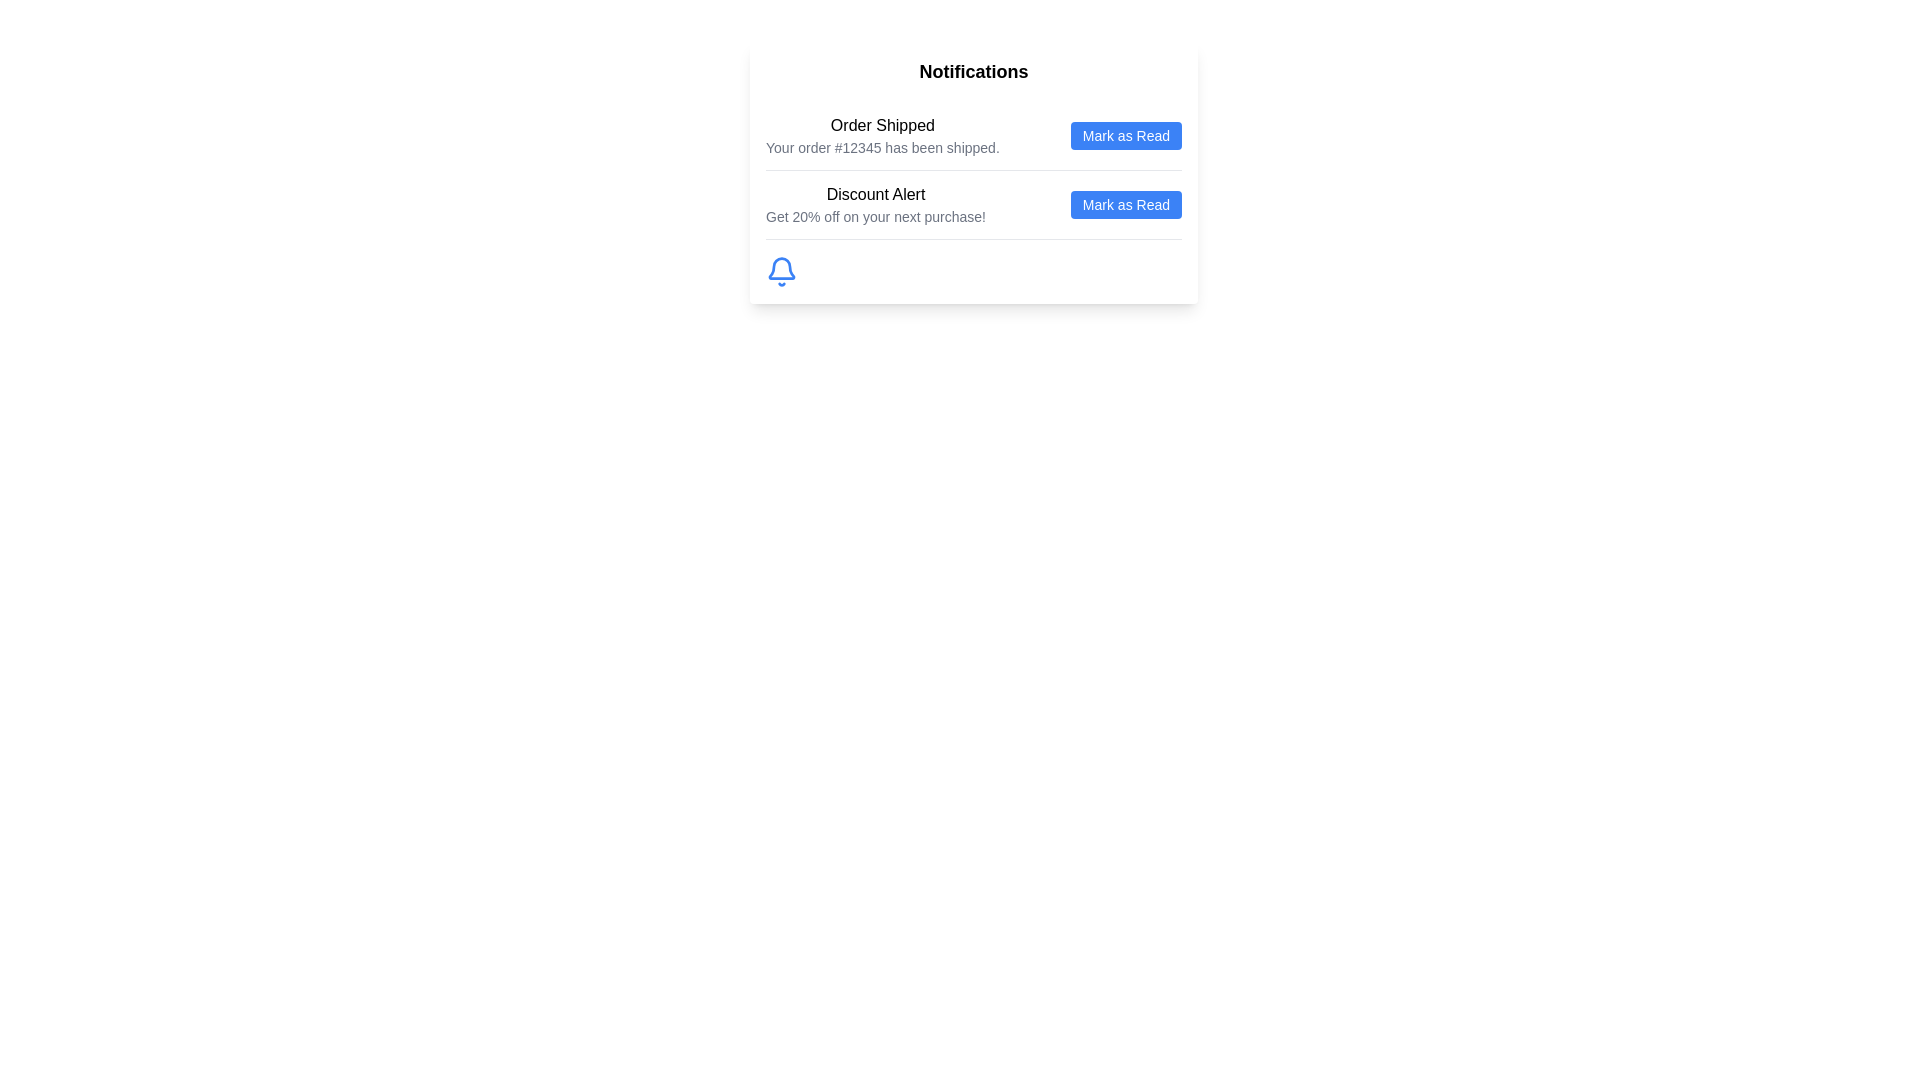 This screenshot has width=1920, height=1080. What do you see at coordinates (881, 126) in the screenshot?
I see `the 'Order Shipped' text label, which is a prominent header styled in bold black color, located at the top of the notification card` at bounding box center [881, 126].